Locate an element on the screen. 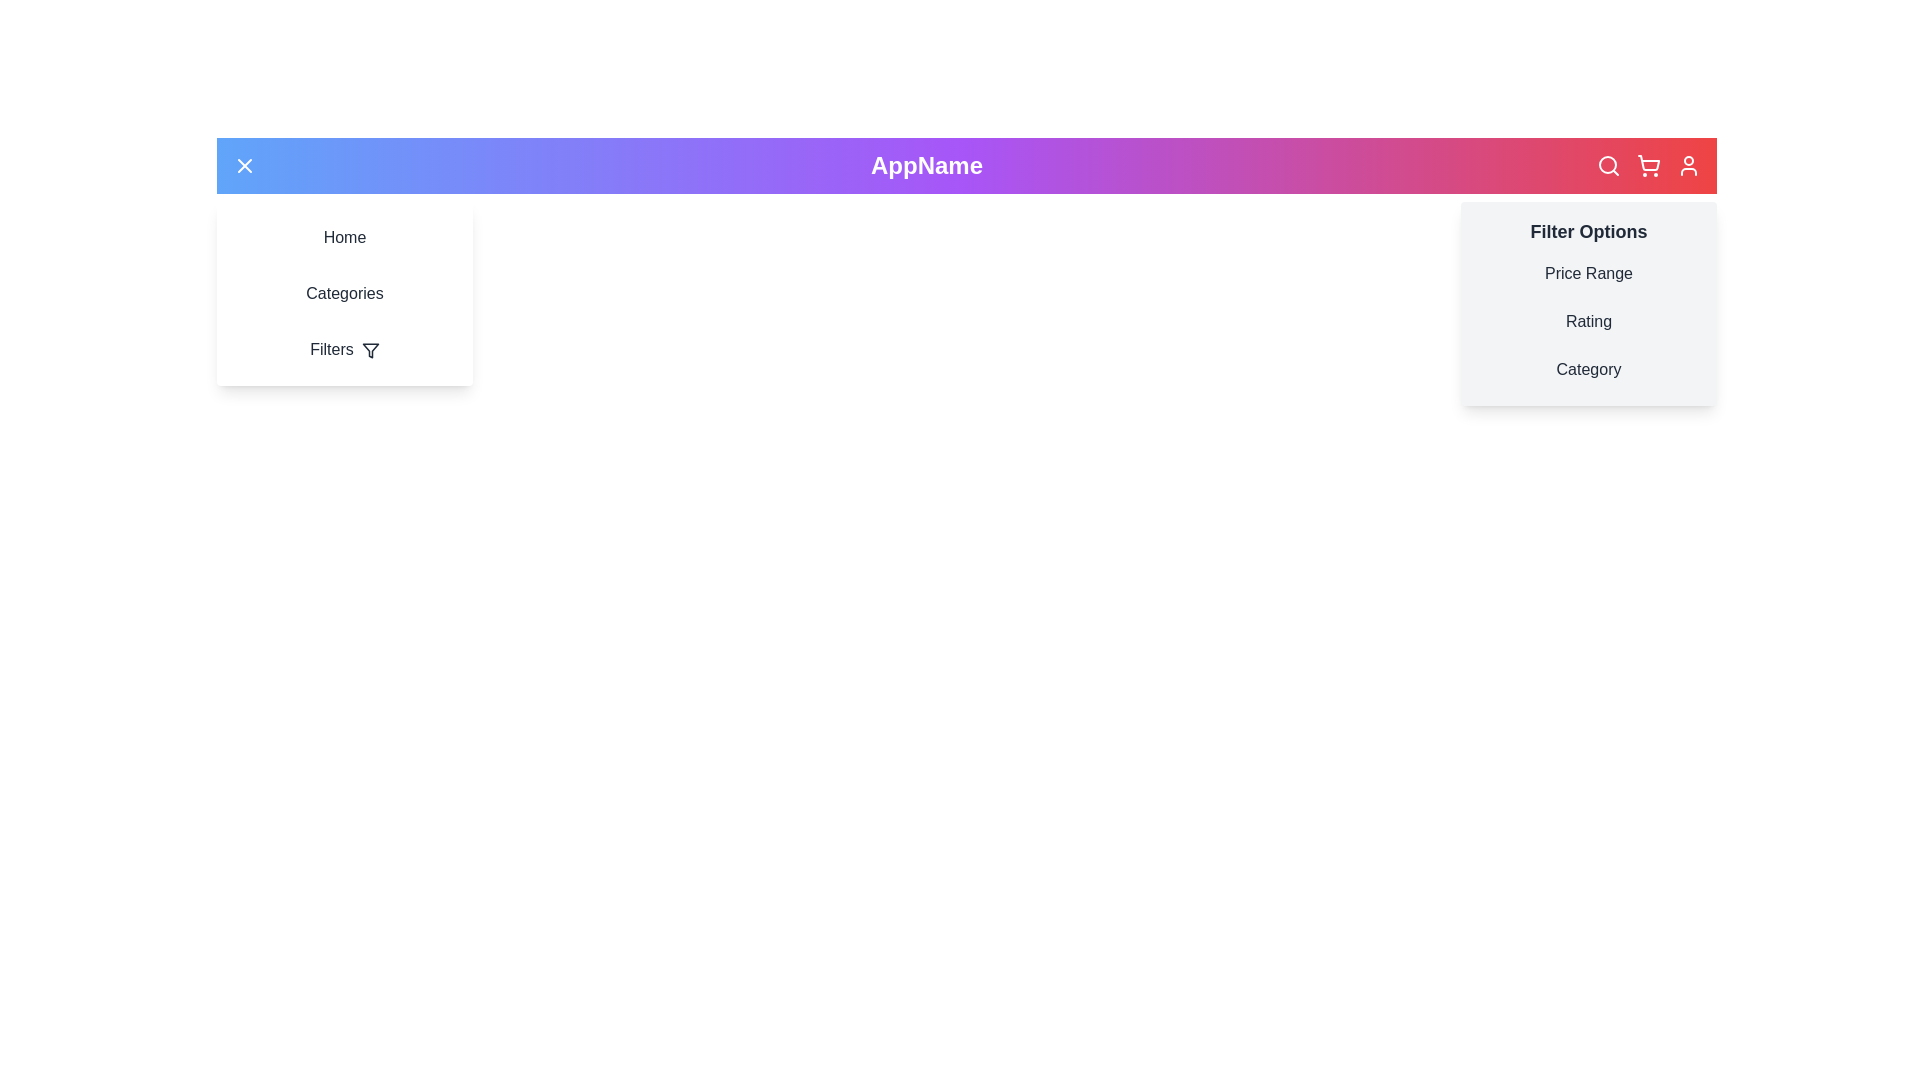 Image resolution: width=1920 pixels, height=1080 pixels. the 'Filters' button, which is styled minimally with rounded corners and located in a dropdown menu is located at coordinates (345, 349).